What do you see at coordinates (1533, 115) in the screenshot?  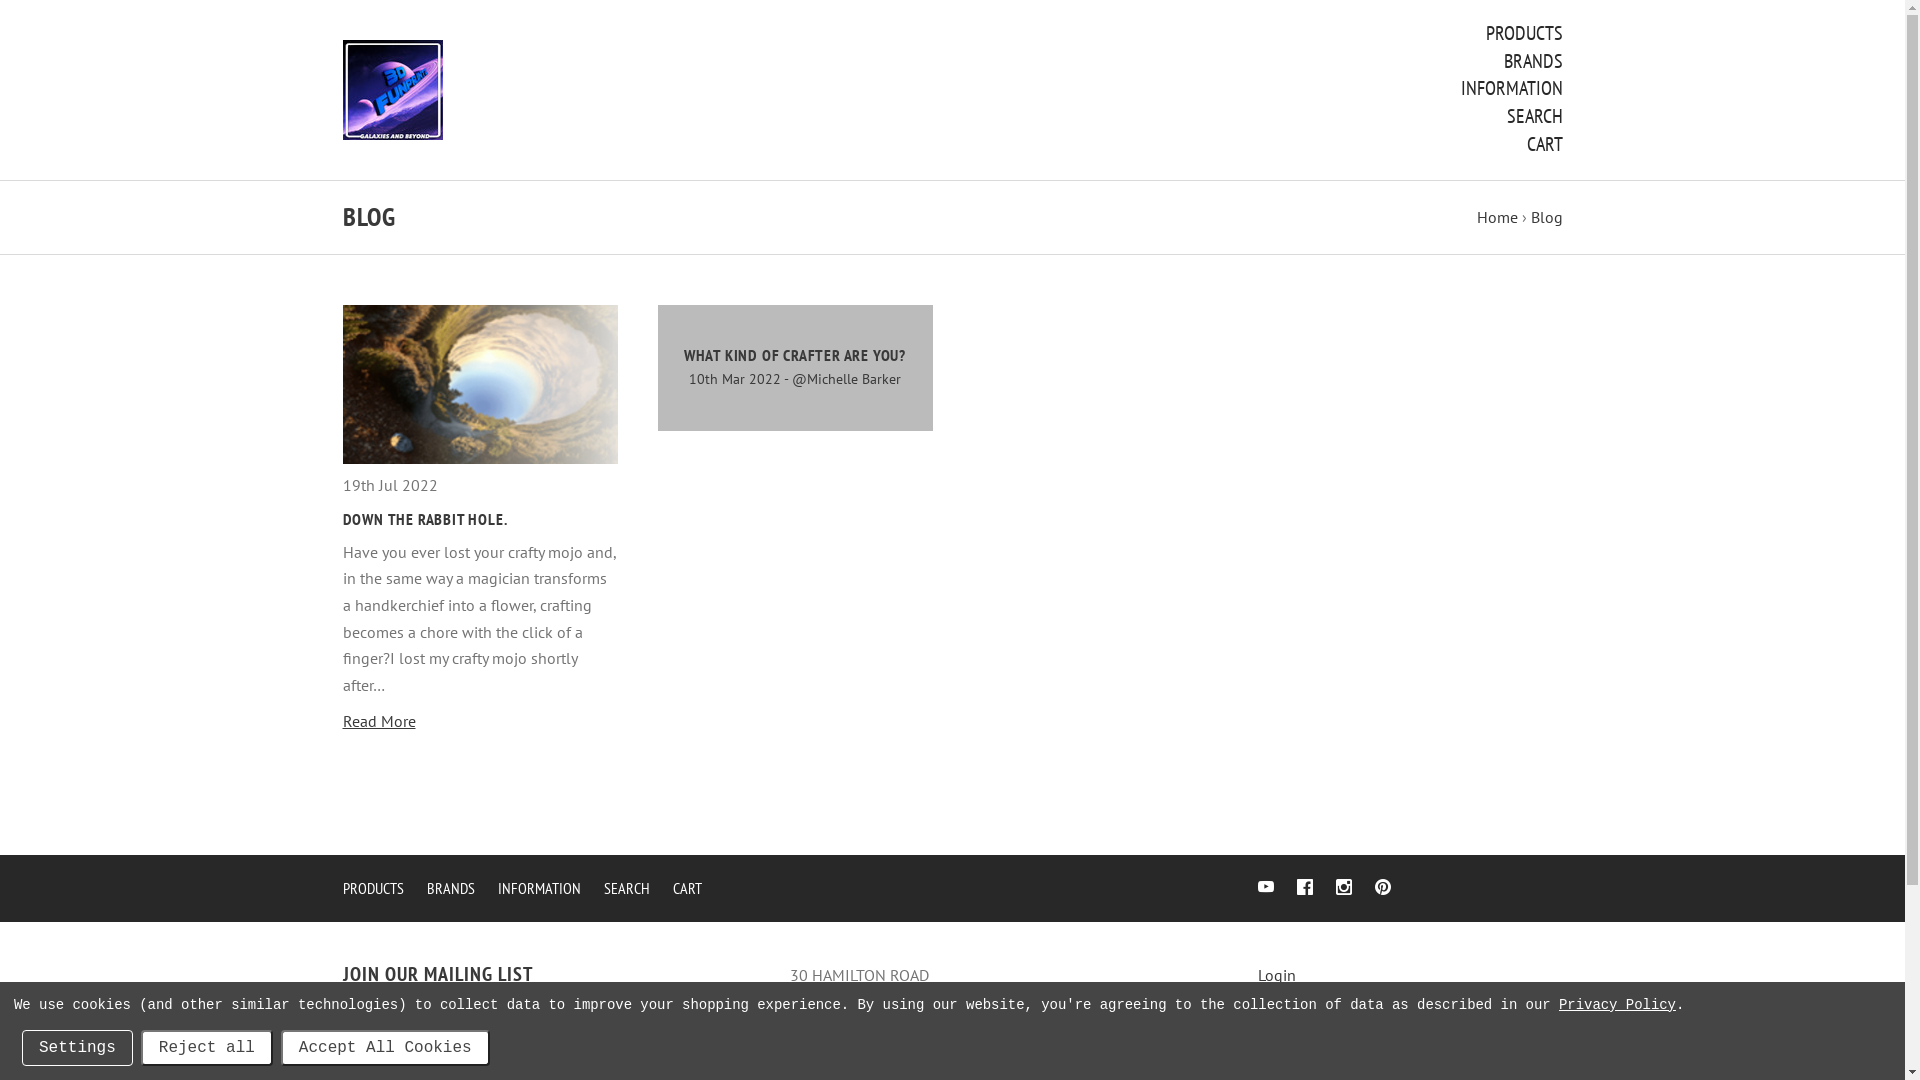 I see `'SEARCH'` at bounding box center [1533, 115].